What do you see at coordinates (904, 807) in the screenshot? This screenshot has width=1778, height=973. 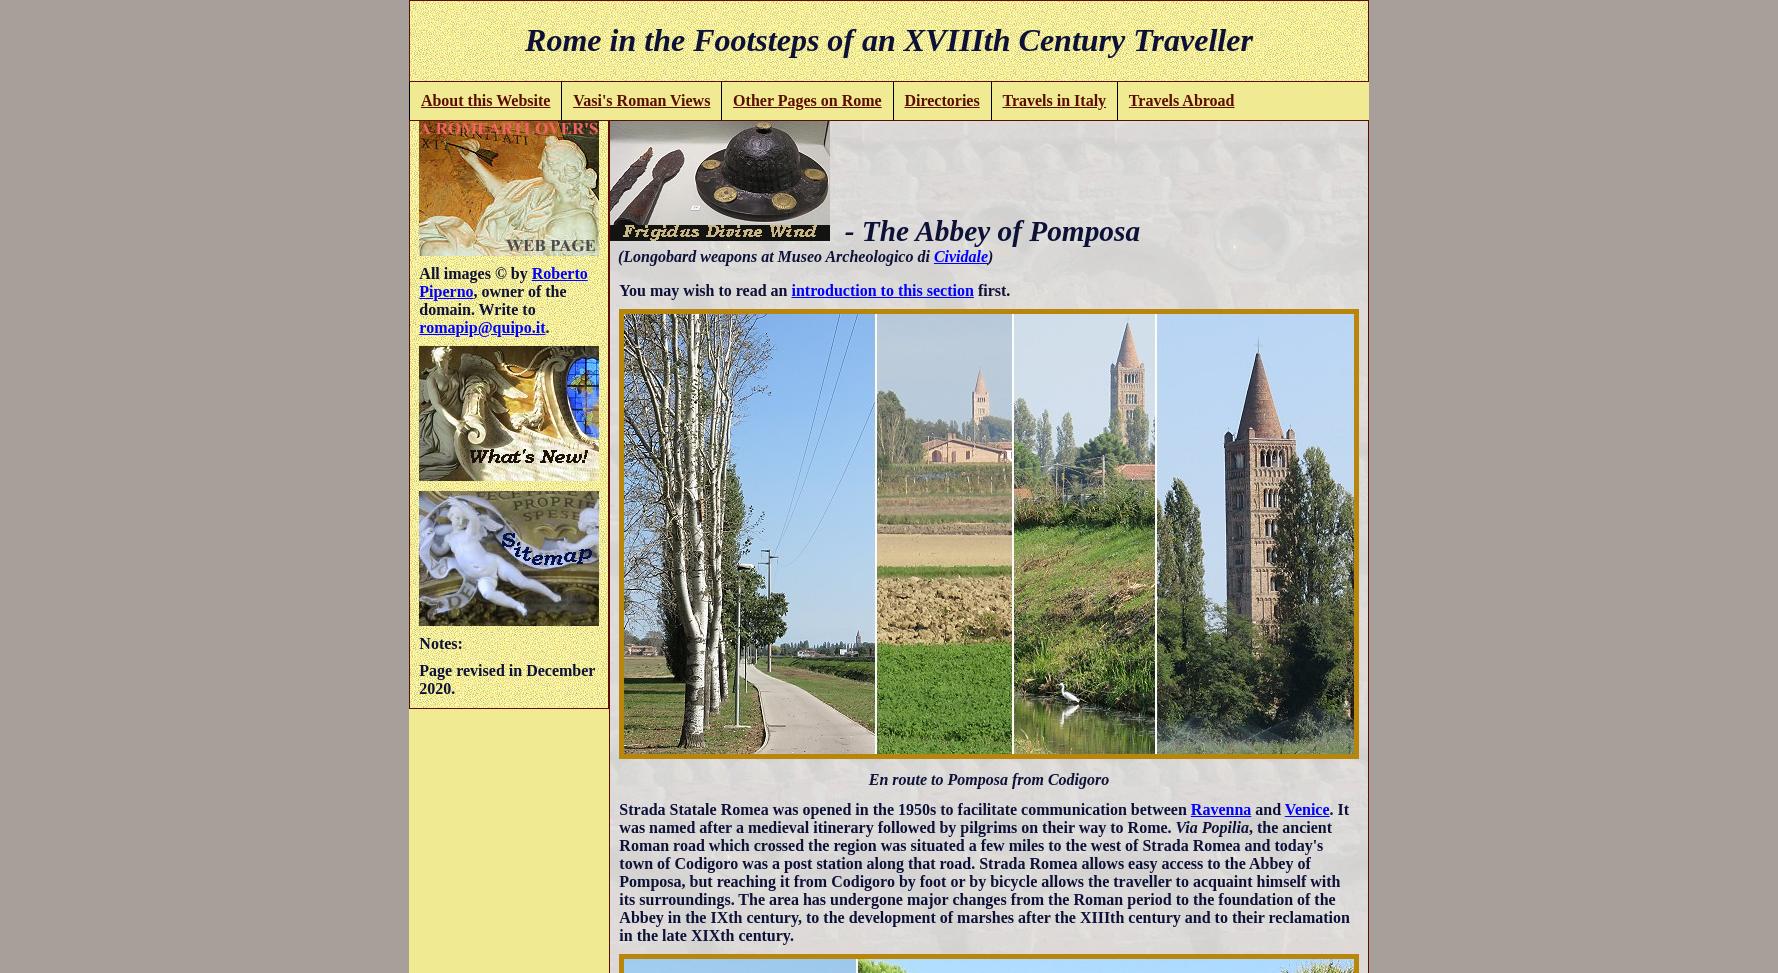 I see `'Strada Statale Romea was opened in the 1950s to facilitate communication between'` at bounding box center [904, 807].